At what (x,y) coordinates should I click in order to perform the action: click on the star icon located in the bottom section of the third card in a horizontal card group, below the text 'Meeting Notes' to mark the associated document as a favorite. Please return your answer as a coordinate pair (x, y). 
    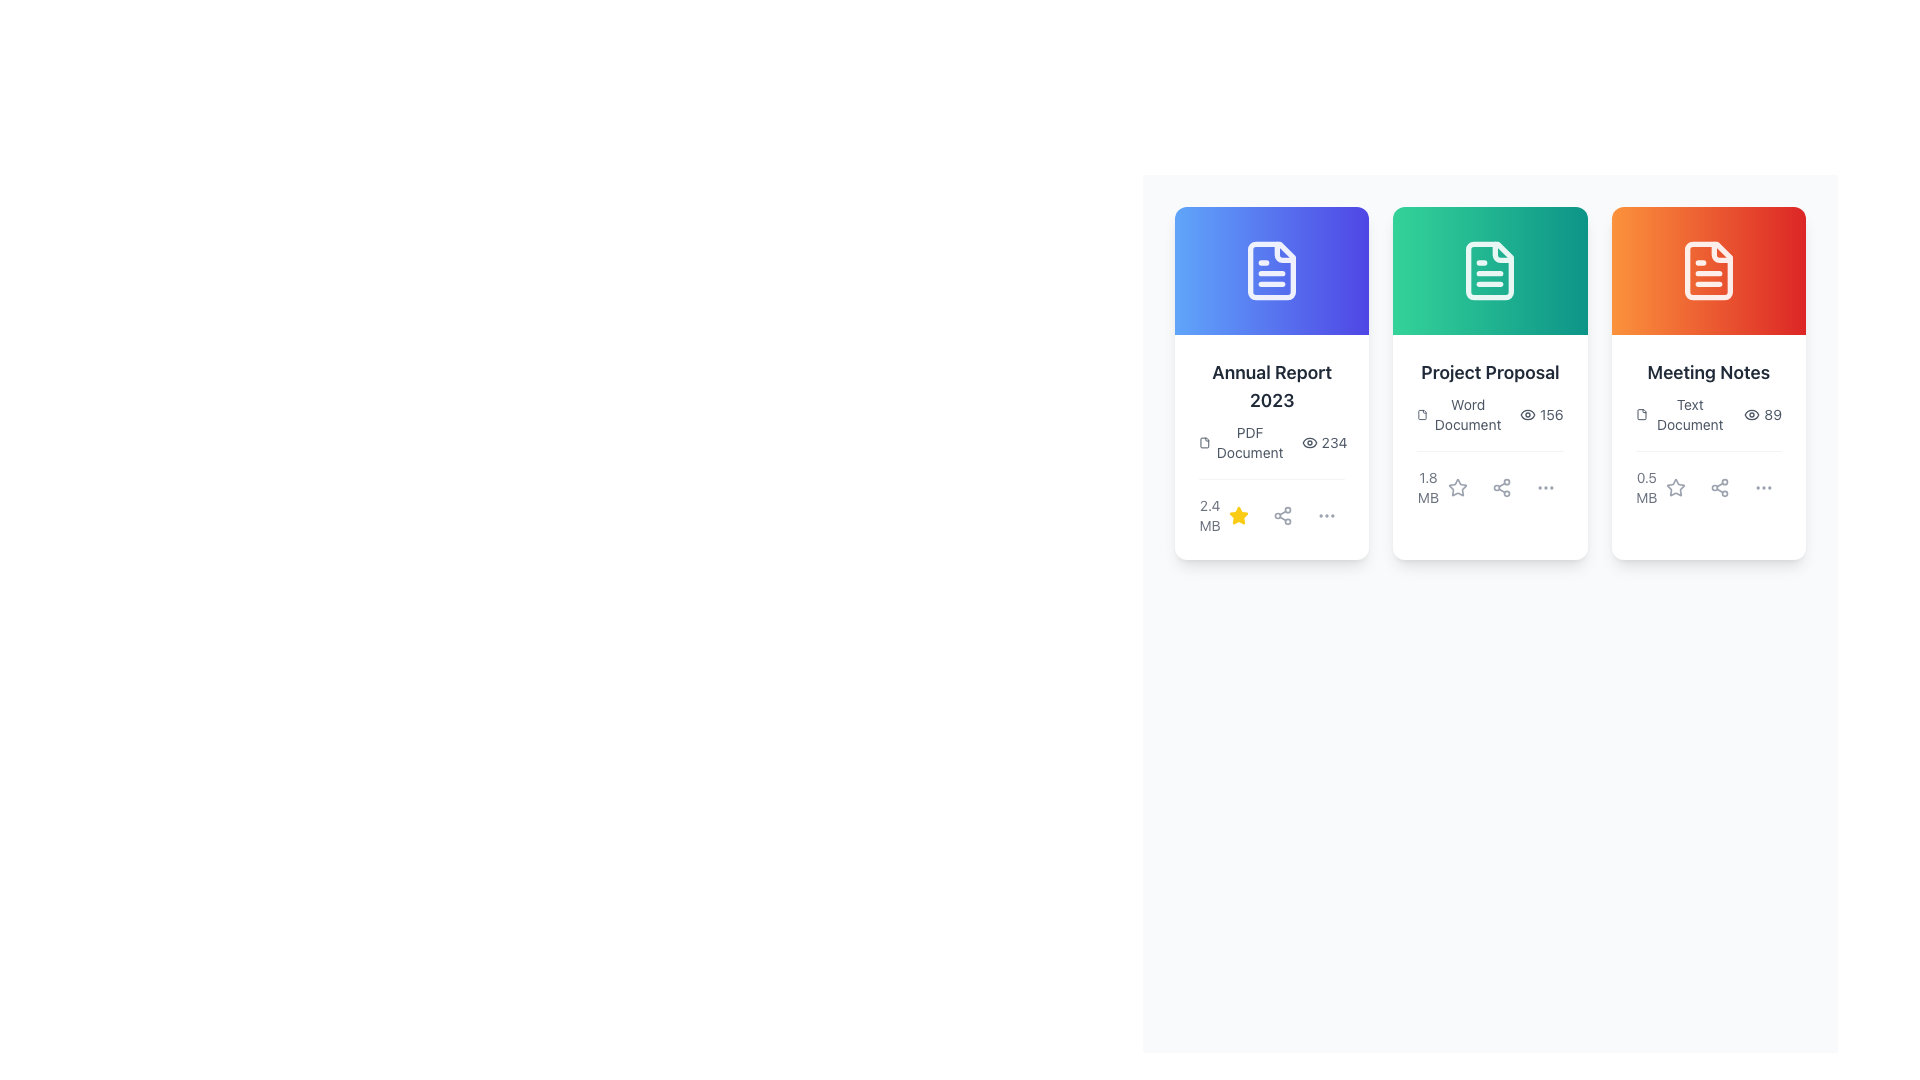
    Looking at the image, I should click on (1675, 488).